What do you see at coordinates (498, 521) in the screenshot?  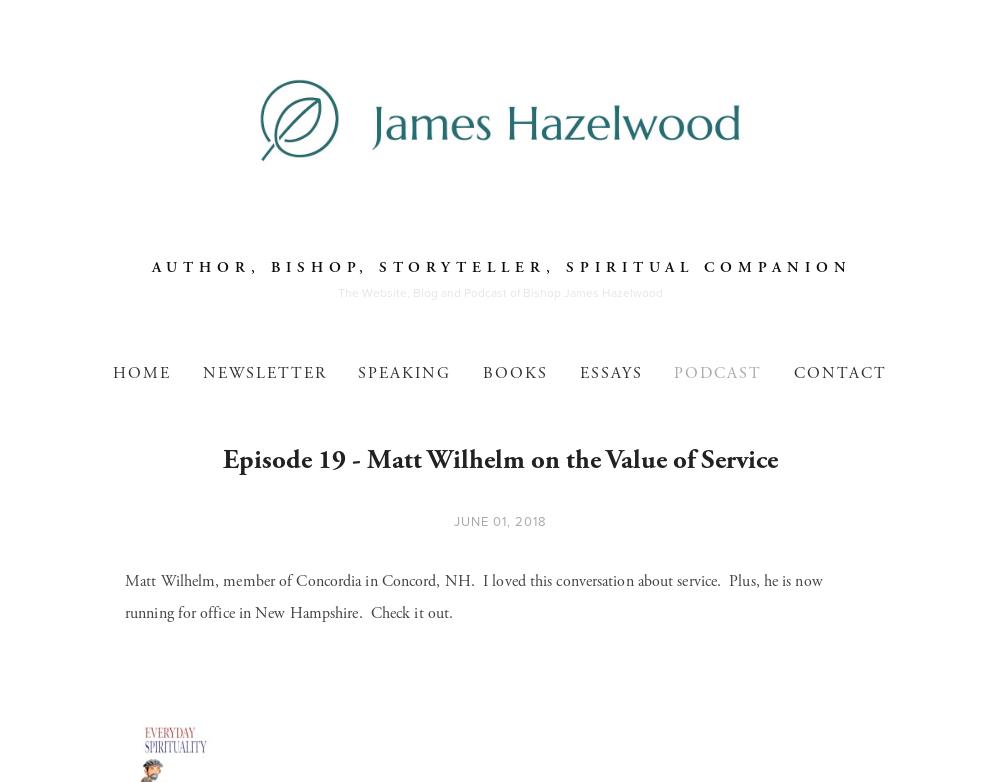 I see `'June 01, 2018'` at bounding box center [498, 521].